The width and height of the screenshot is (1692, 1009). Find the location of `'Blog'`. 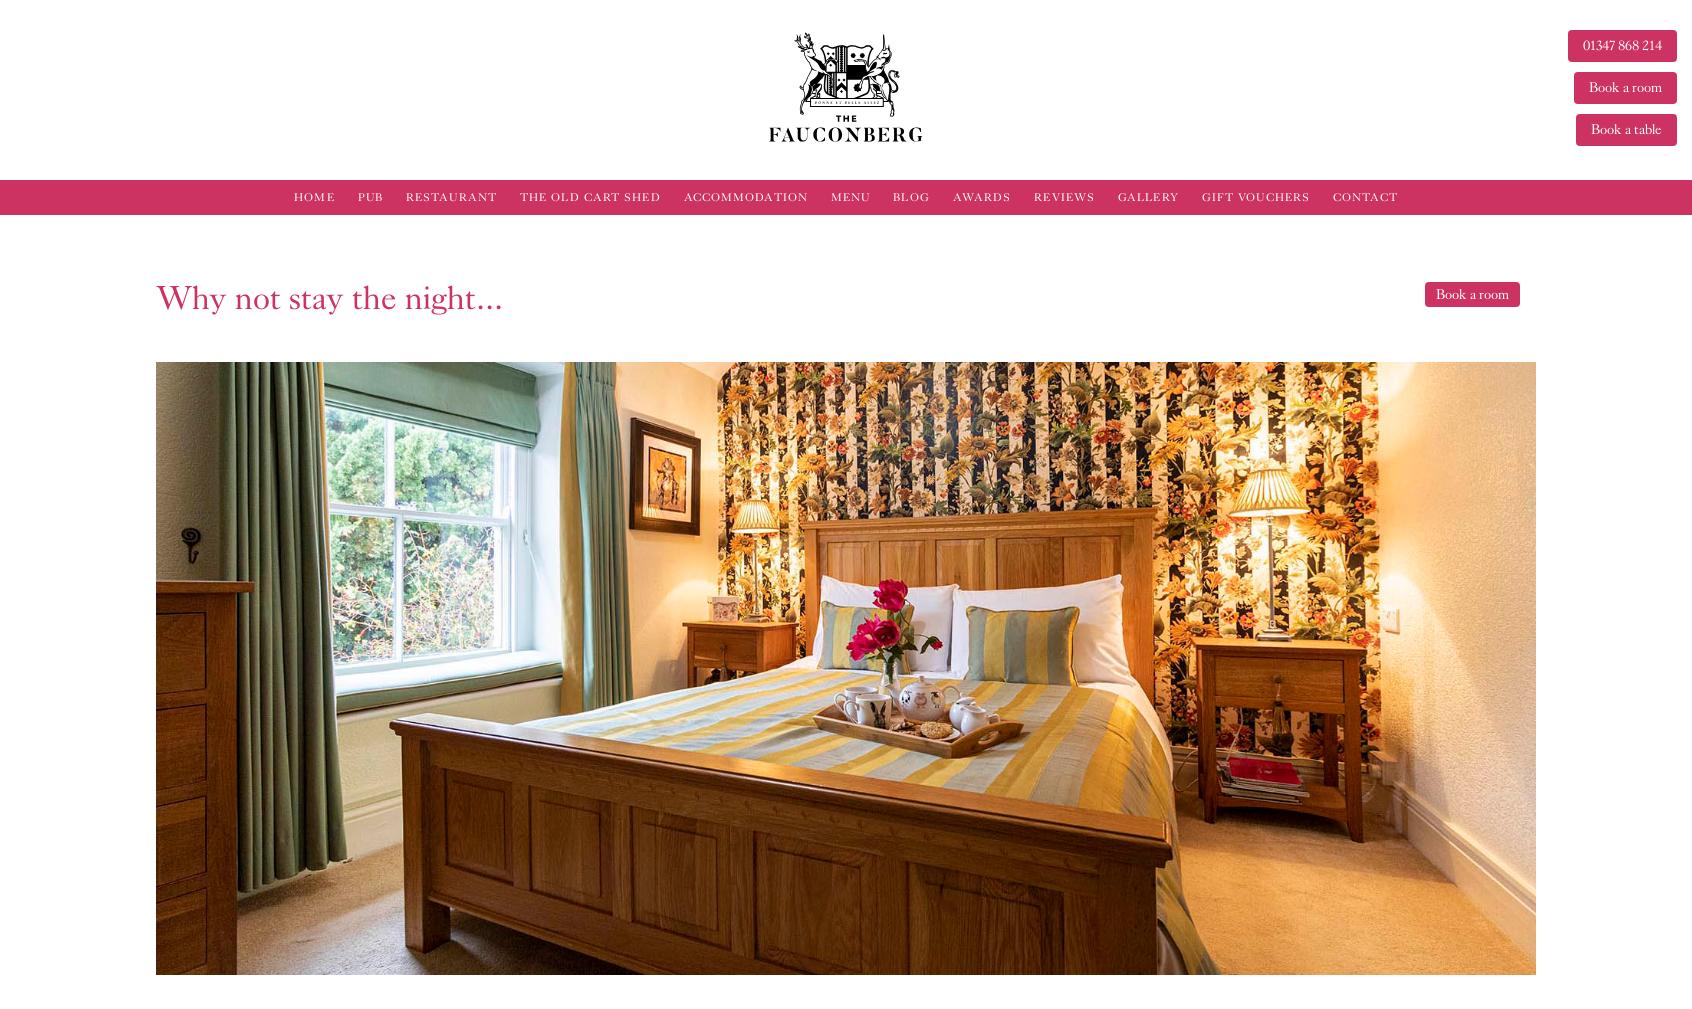

'Blog' is located at coordinates (909, 196).